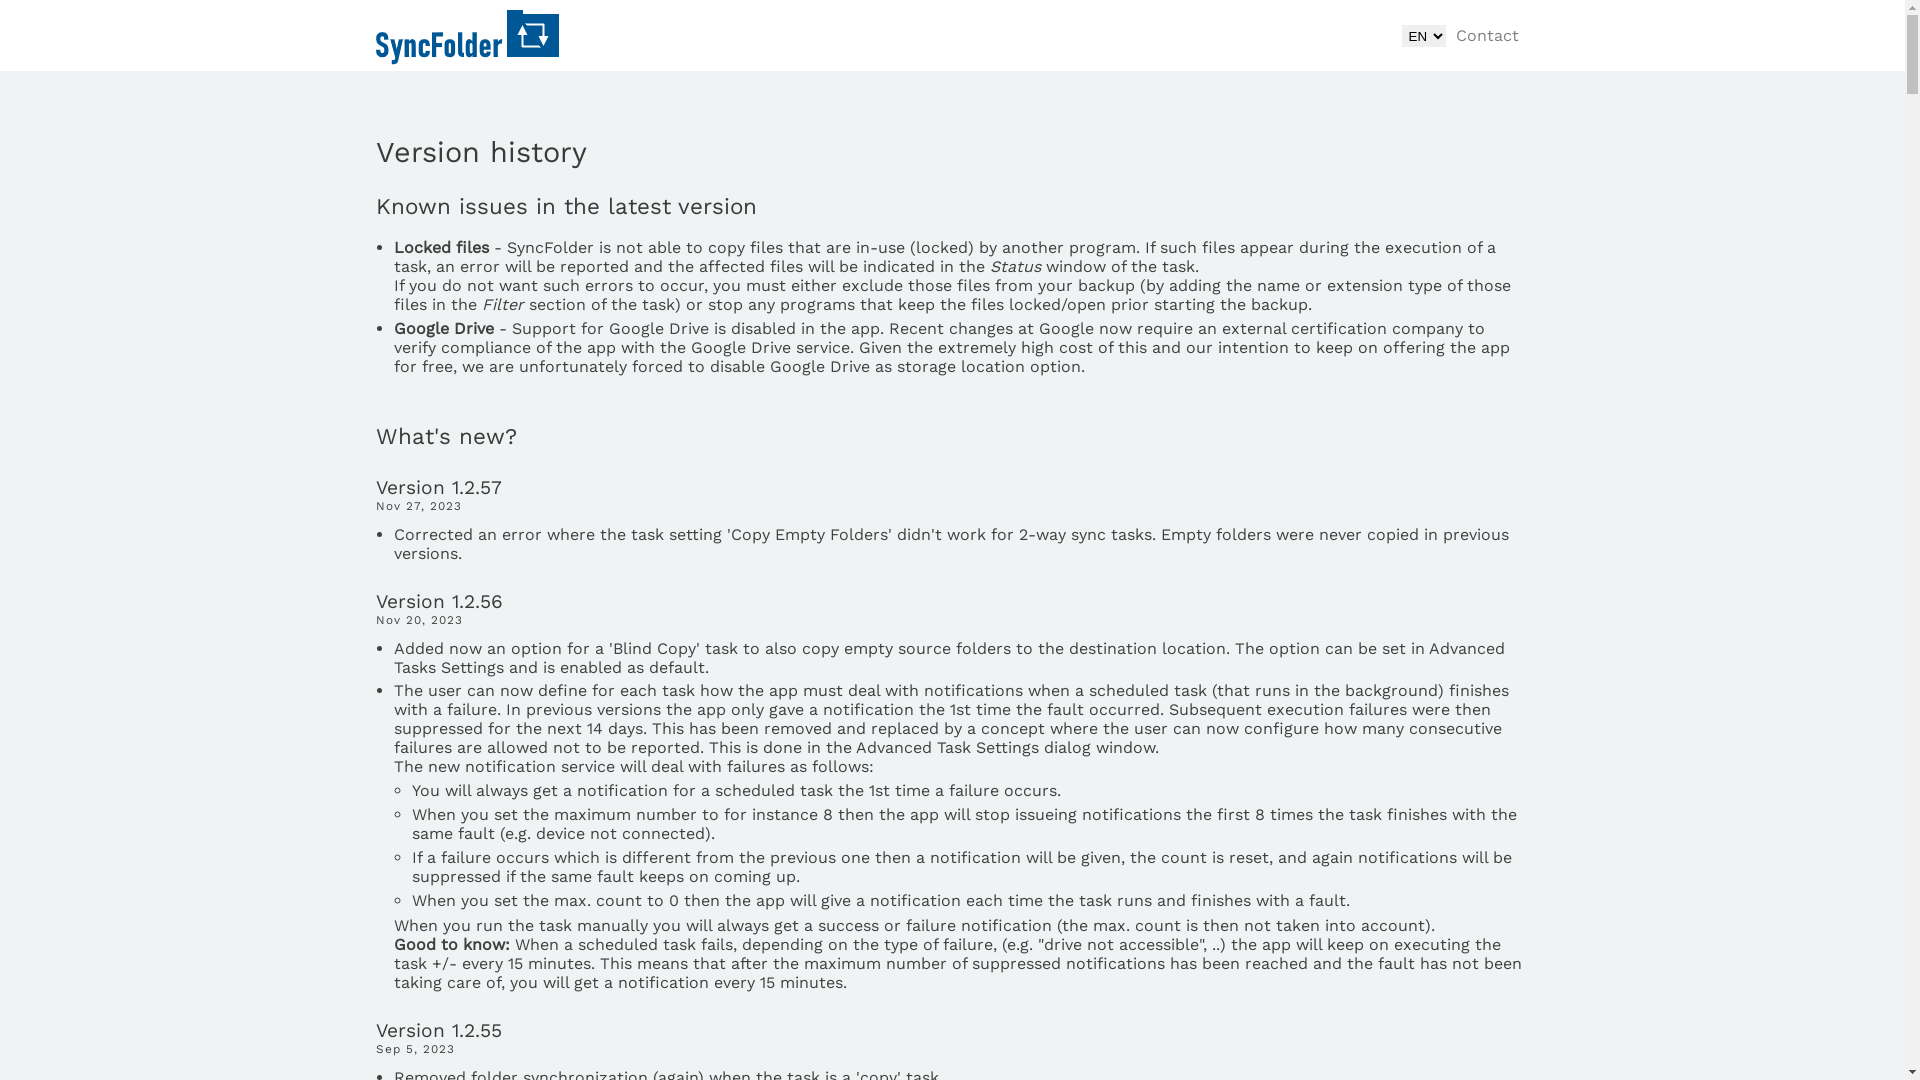 The image size is (1920, 1080). I want to click on 'SyncFolder home', so click(466, 37).